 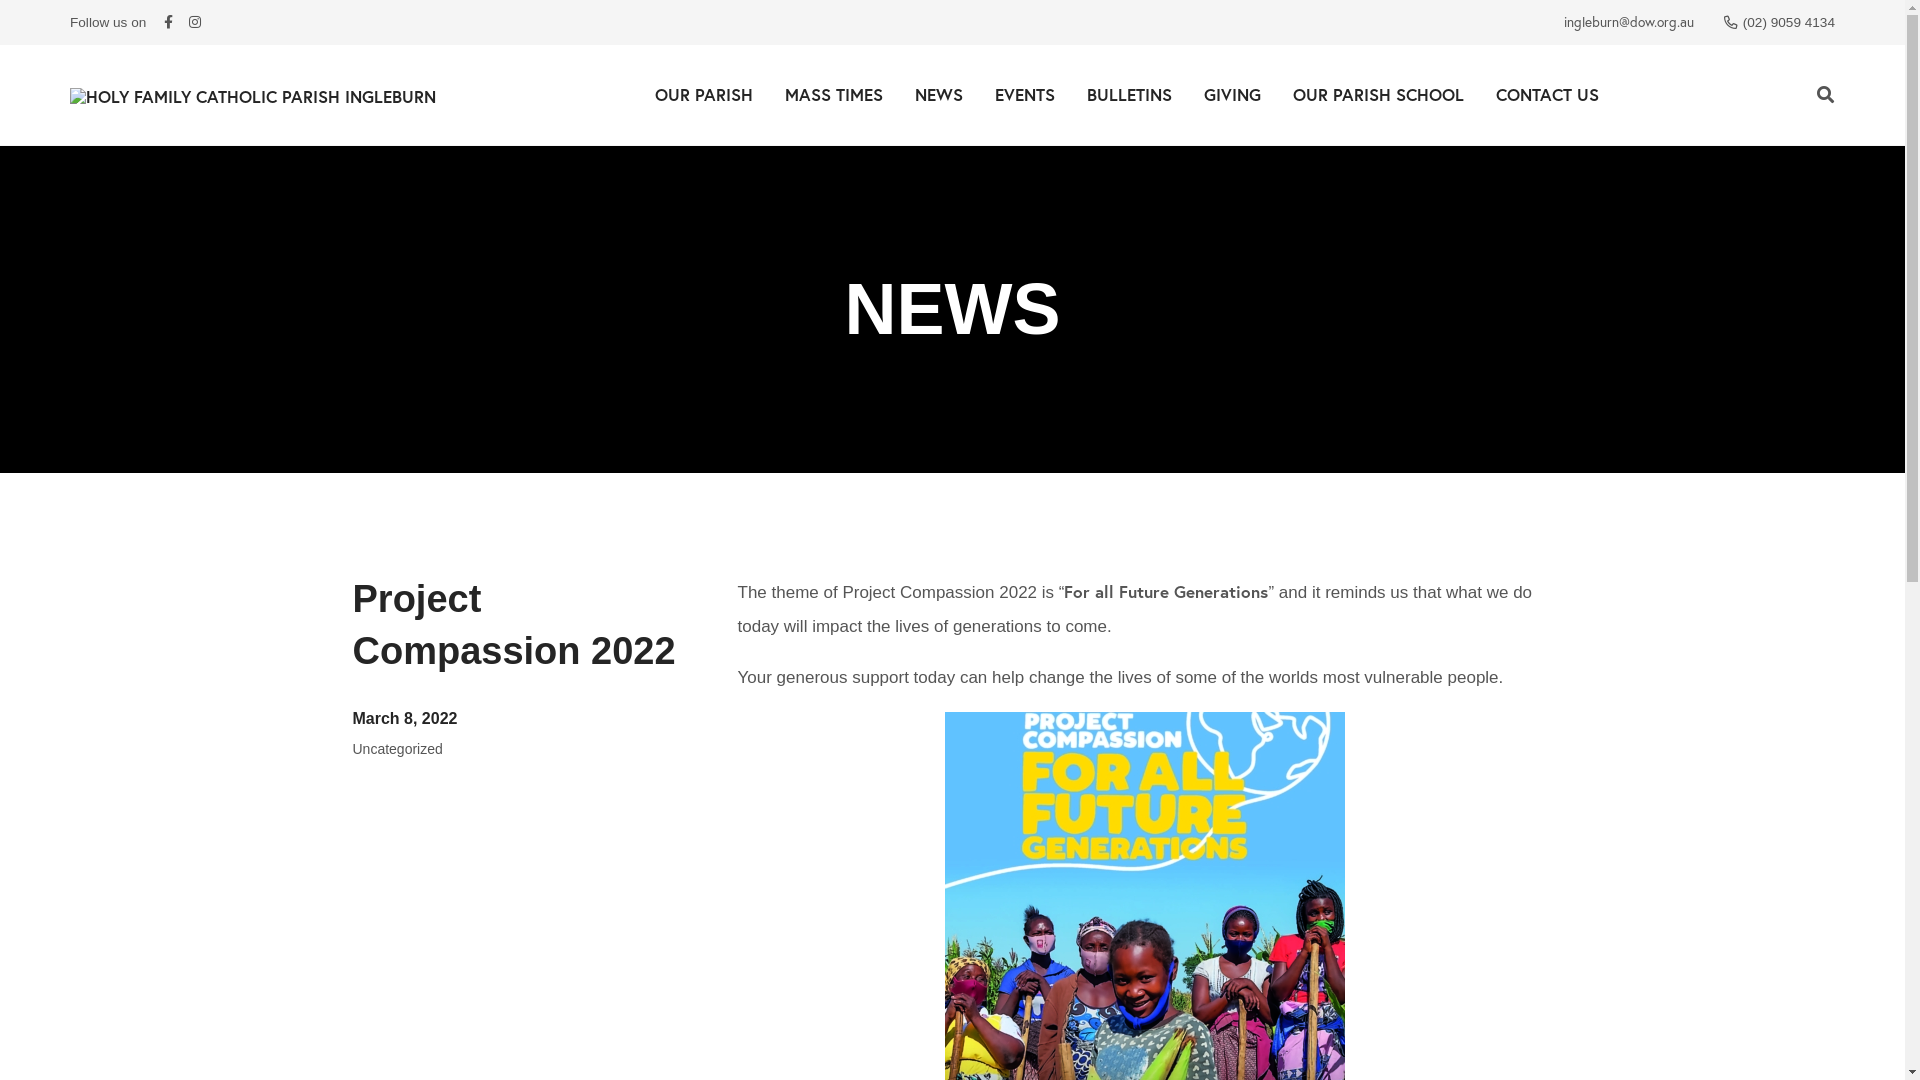 I want to click on 'GIVING', so click(x=1231, y=94).